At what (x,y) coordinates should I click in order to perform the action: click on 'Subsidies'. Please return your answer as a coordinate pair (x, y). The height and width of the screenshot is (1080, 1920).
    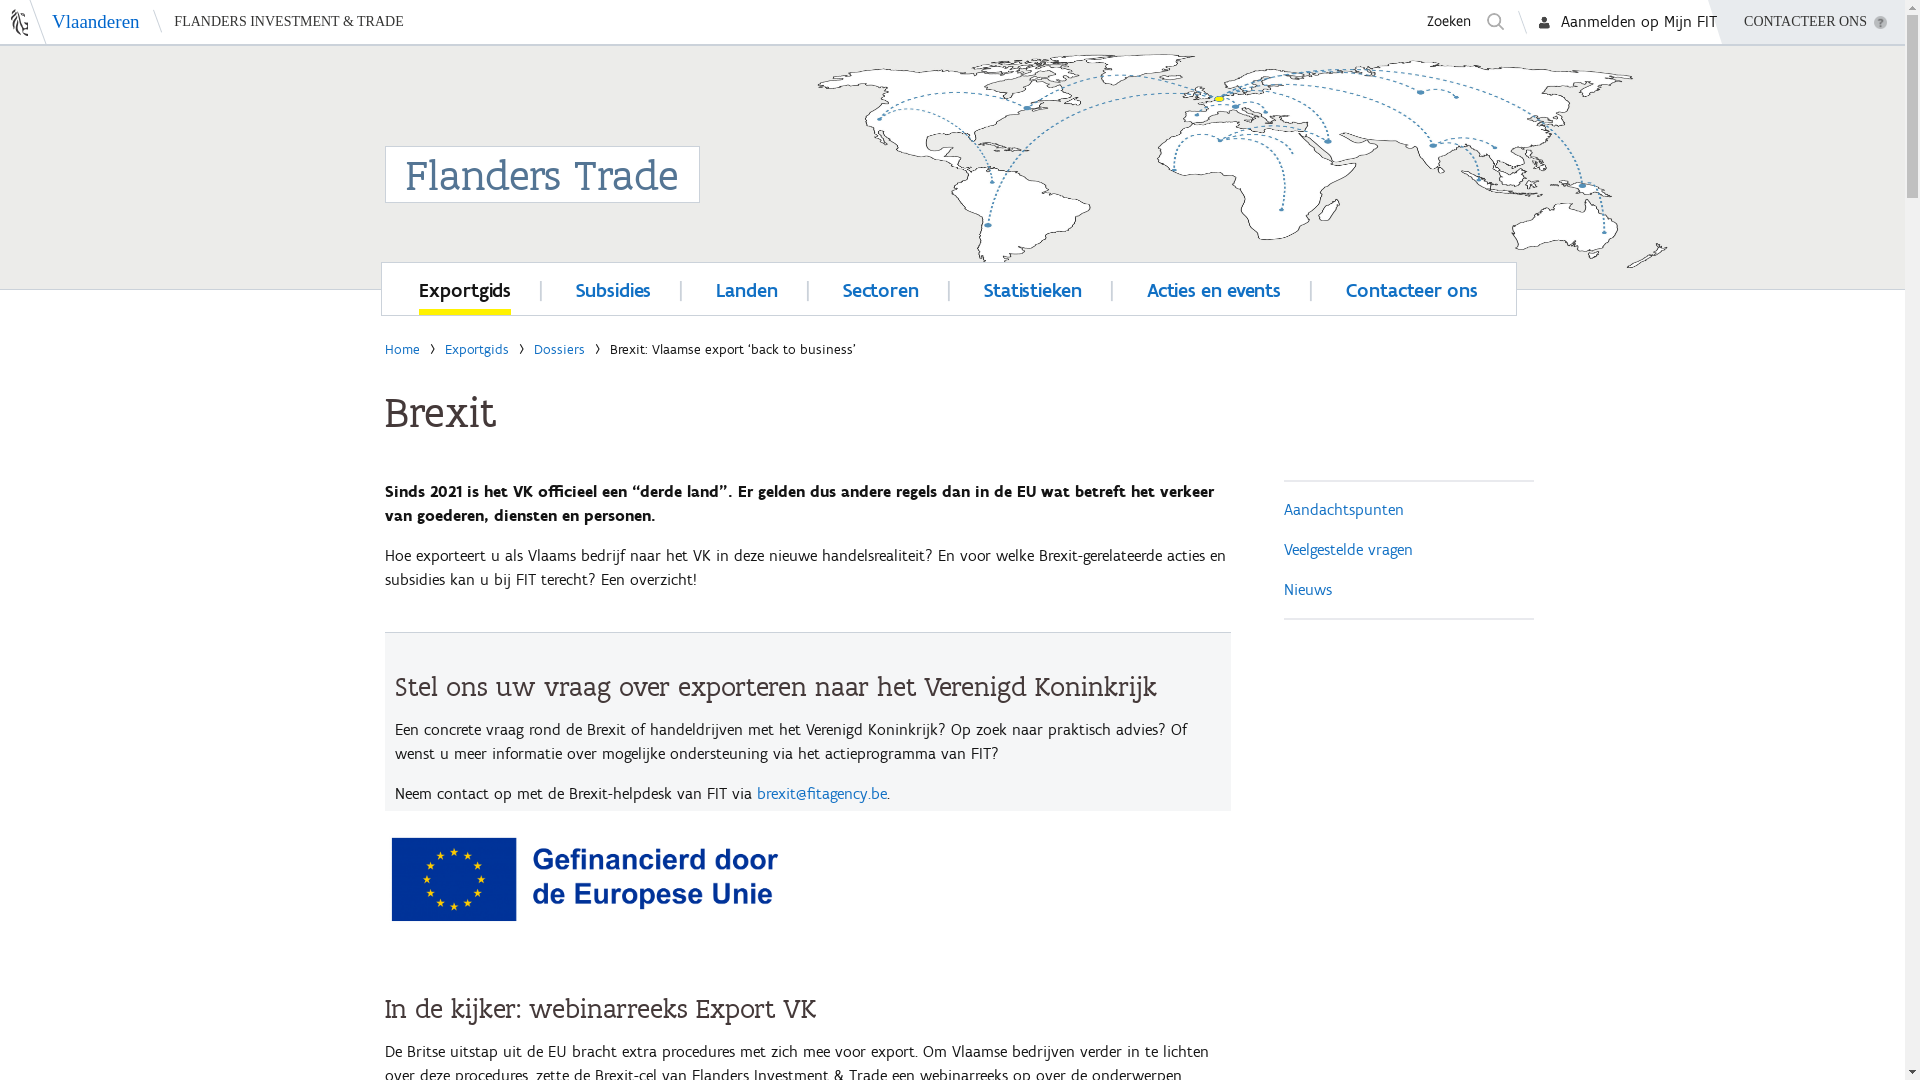
    Looking at the image, I should click on (612, 286).